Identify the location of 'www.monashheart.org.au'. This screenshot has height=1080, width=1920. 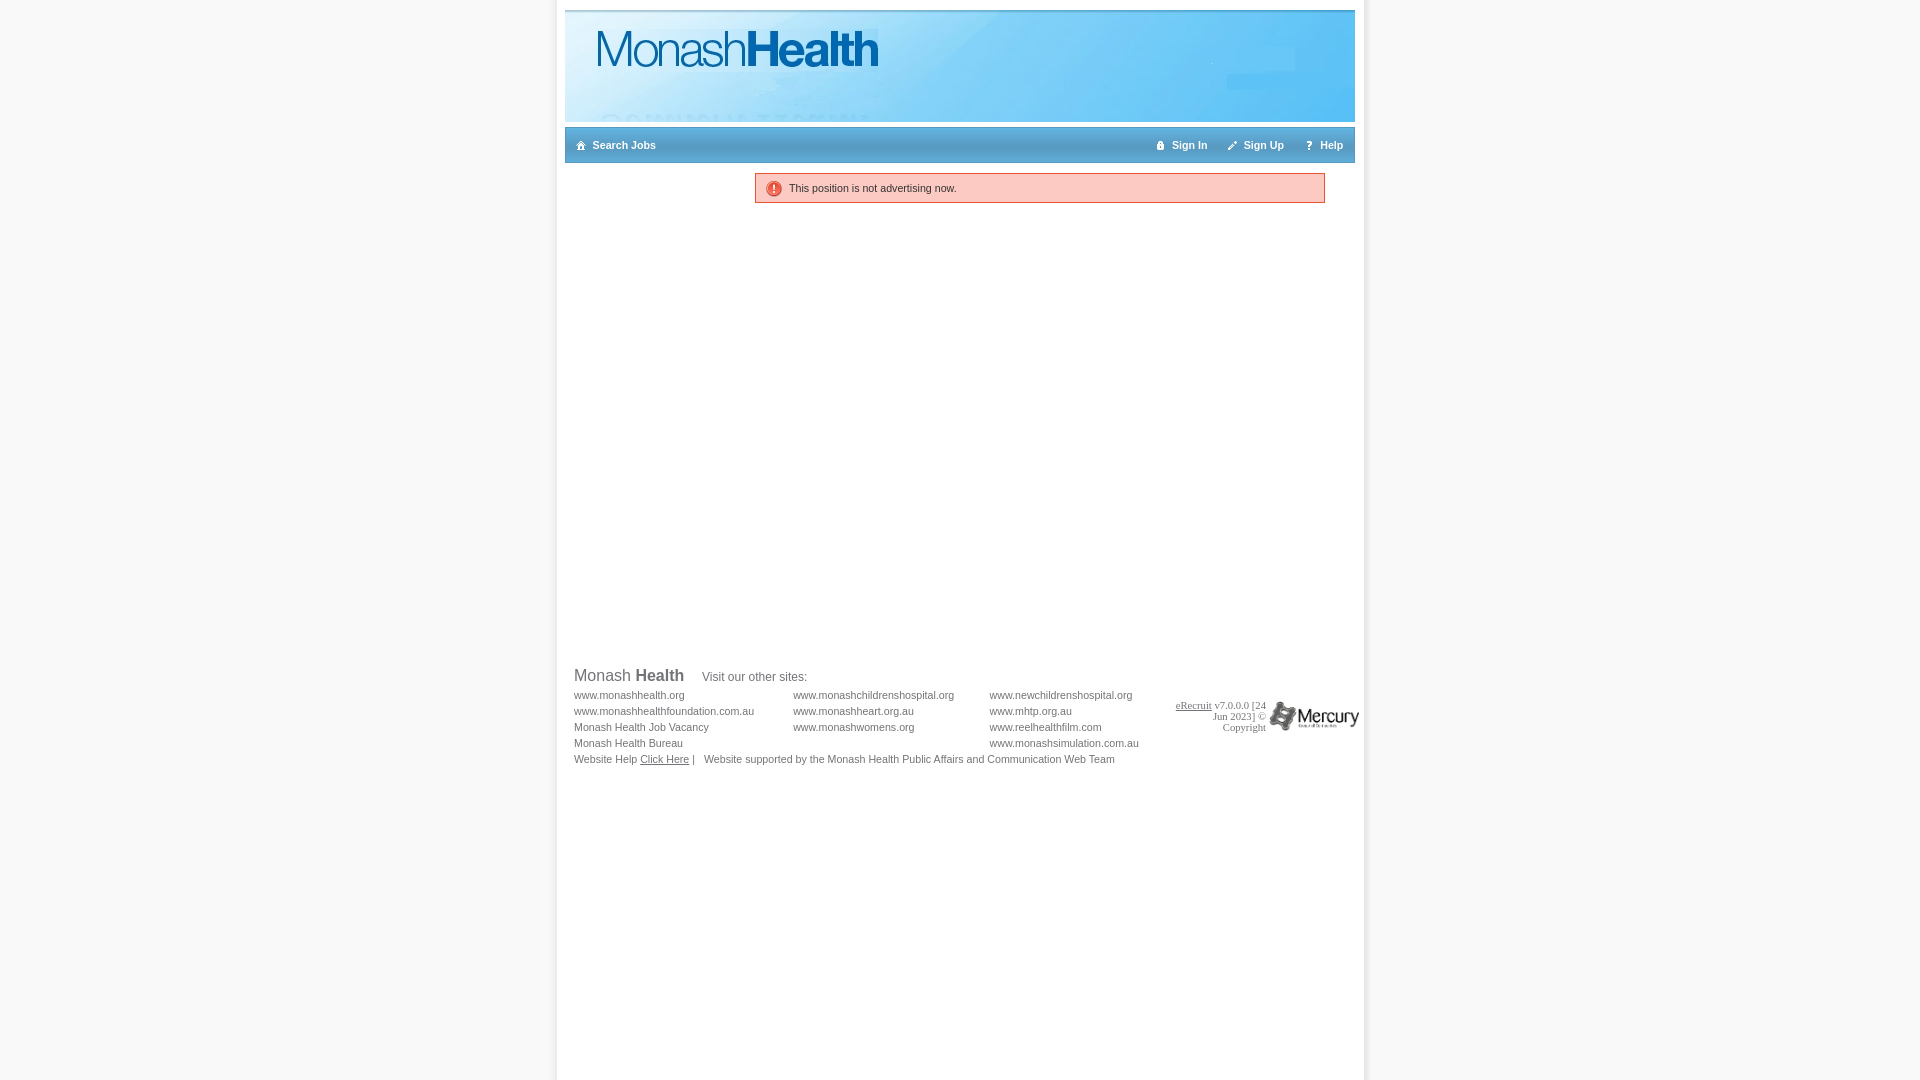
(853, 709).